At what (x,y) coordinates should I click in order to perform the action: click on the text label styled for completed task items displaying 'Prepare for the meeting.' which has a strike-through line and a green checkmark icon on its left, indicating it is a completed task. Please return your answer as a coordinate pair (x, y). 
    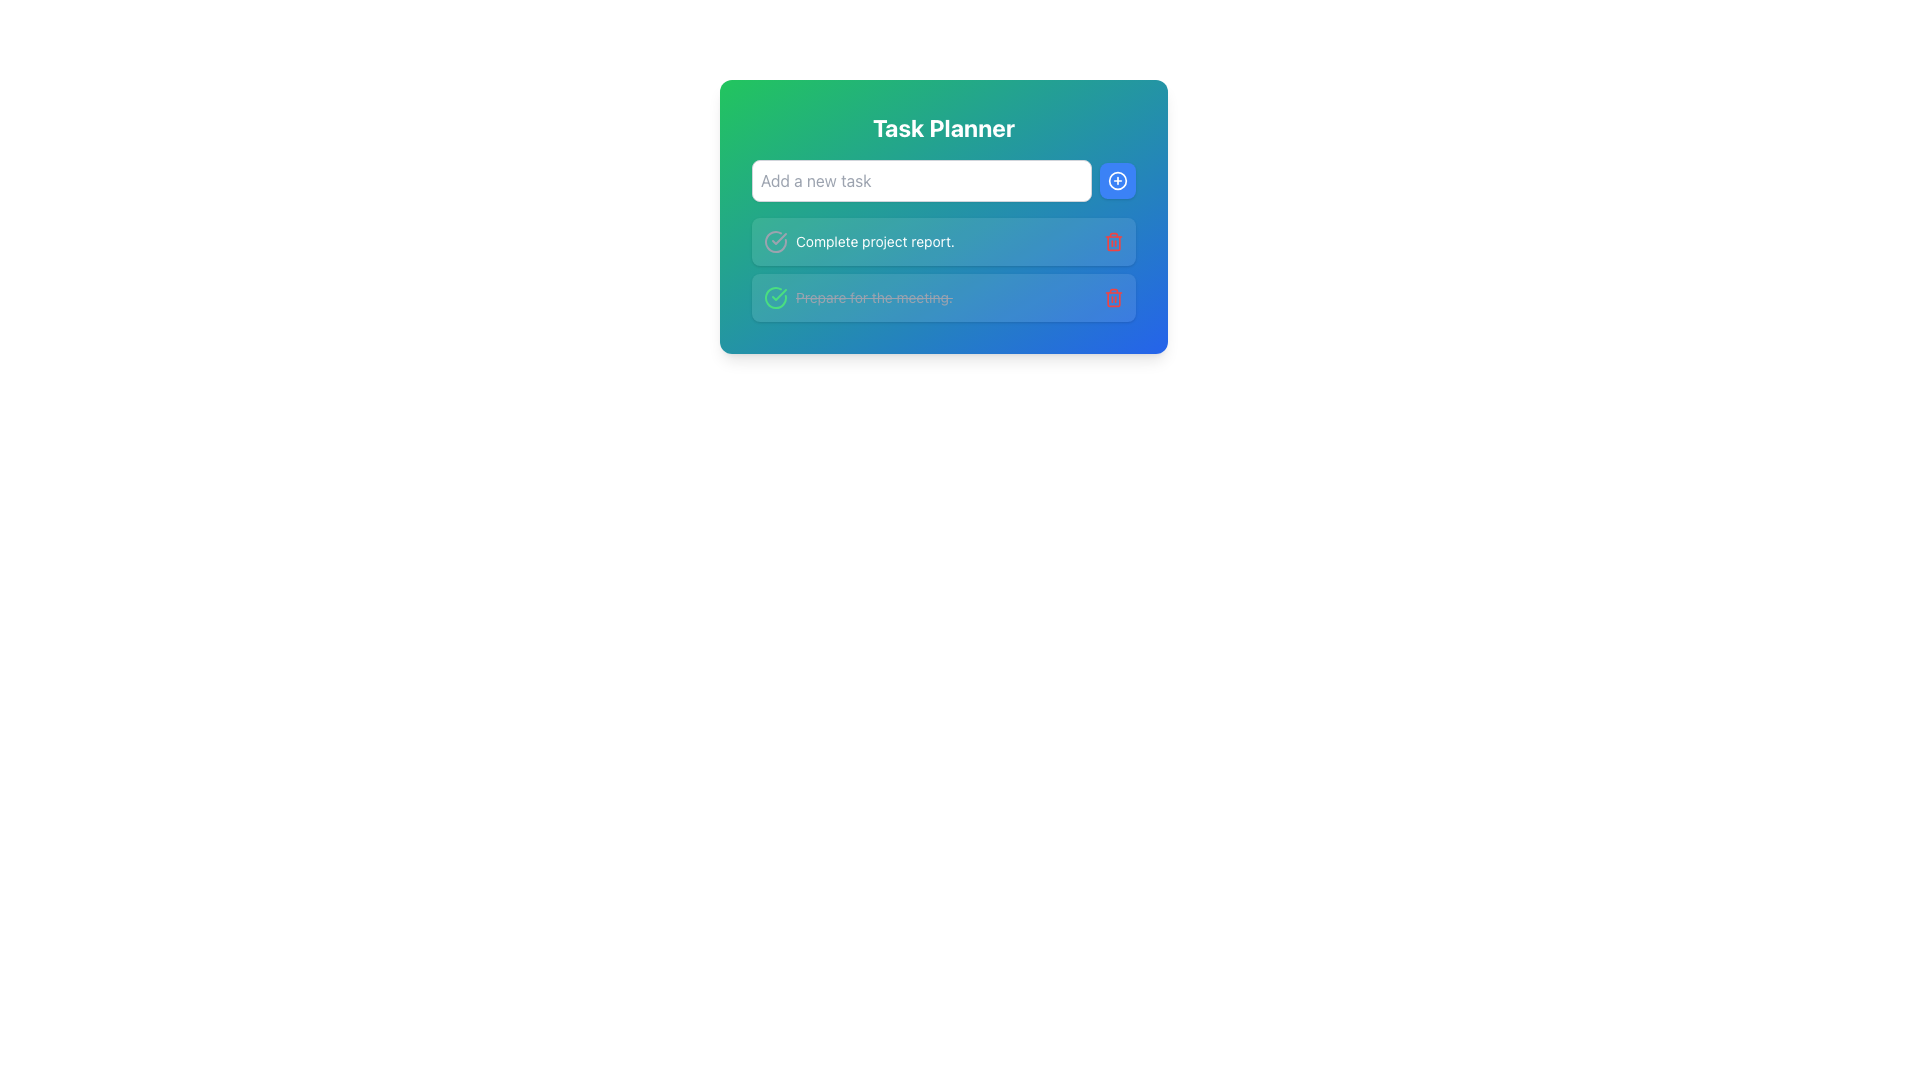
    Looking at the image, I should click on (858, 297).